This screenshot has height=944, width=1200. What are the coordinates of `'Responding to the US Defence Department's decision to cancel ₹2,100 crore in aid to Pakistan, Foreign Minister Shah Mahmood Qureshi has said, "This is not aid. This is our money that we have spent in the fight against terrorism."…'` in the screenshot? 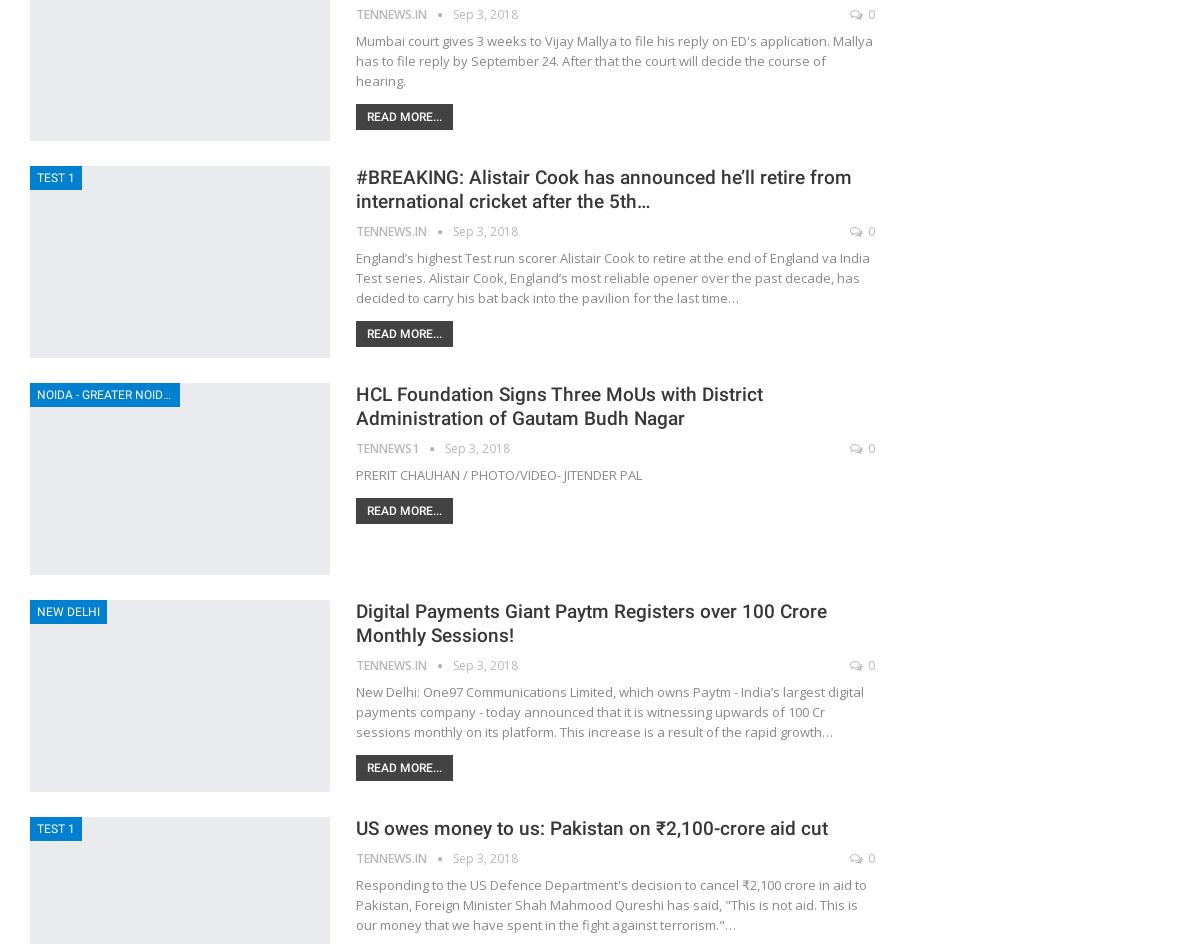 It's located at (611, 904).